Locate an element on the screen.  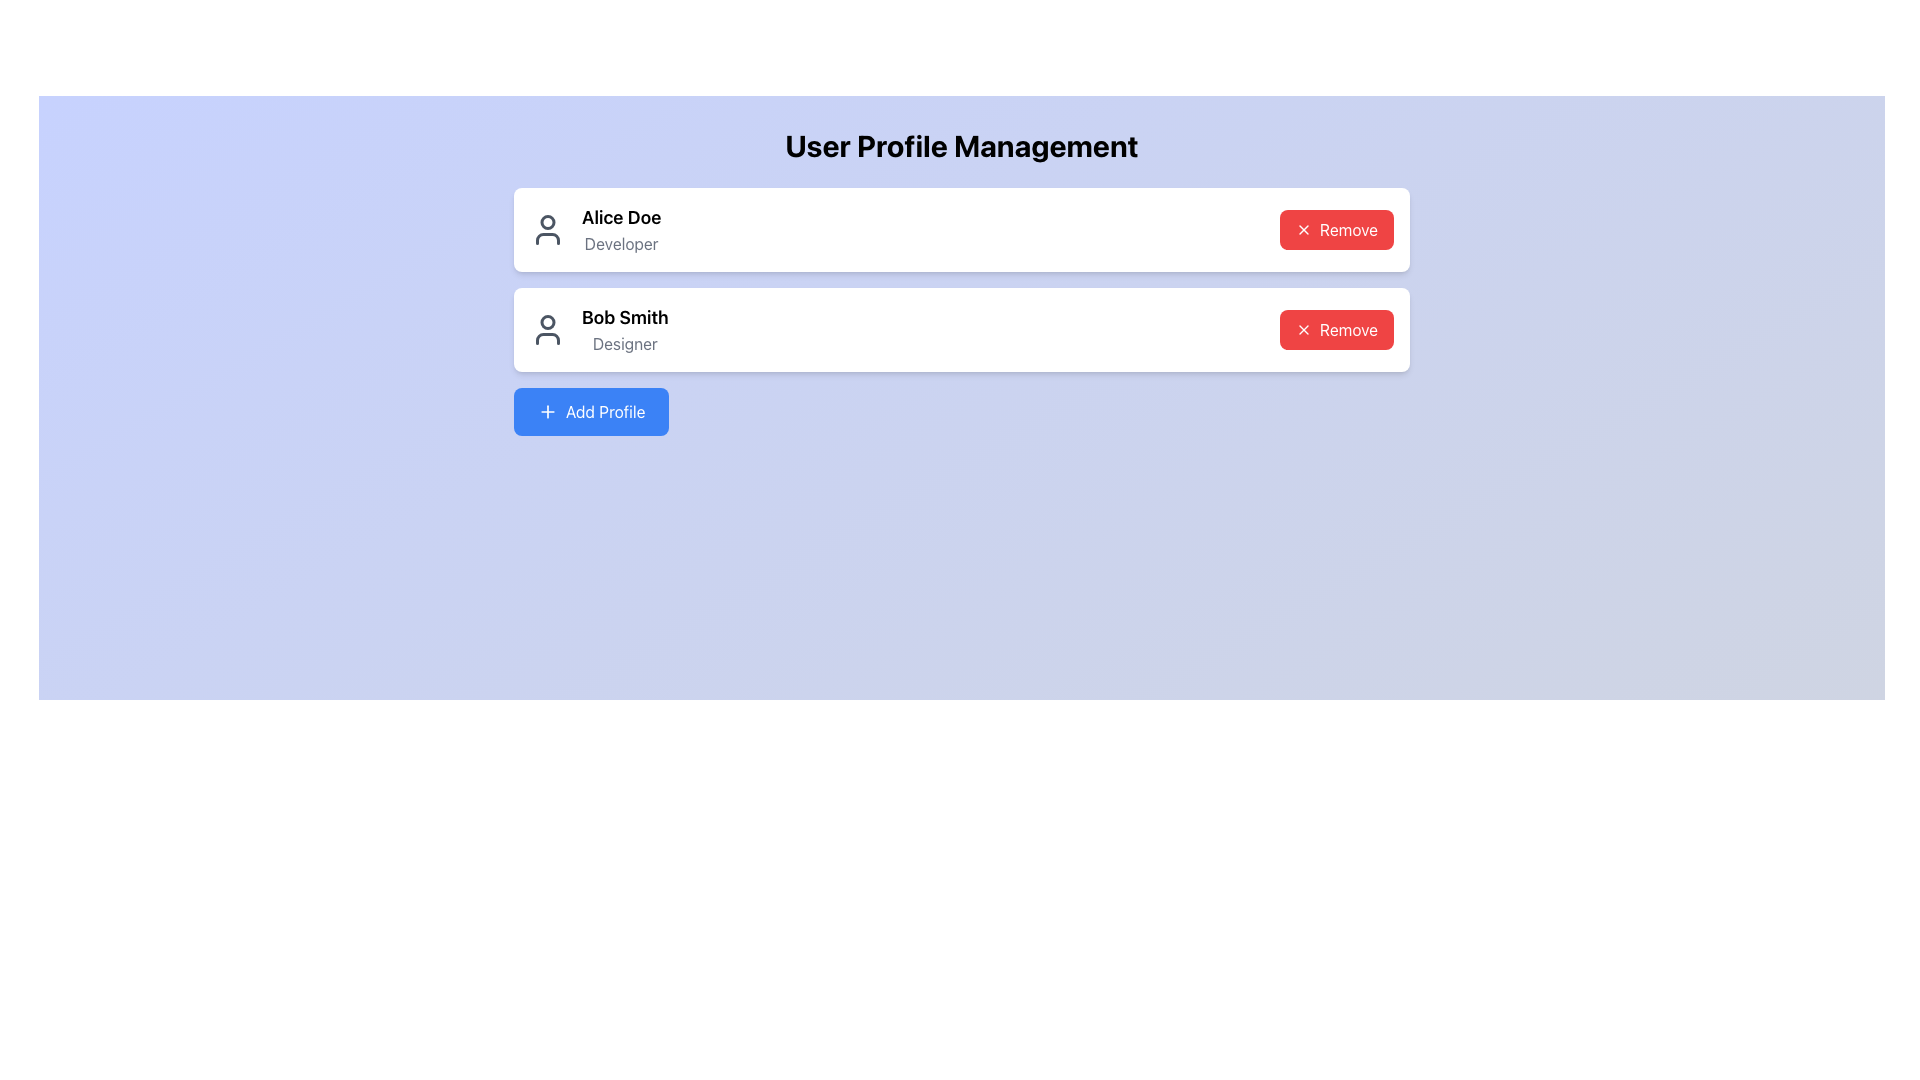
the button located in the right section of the profile card for 'Bob Smith' to initiate the removal action is located at coordinates (1335, 329).